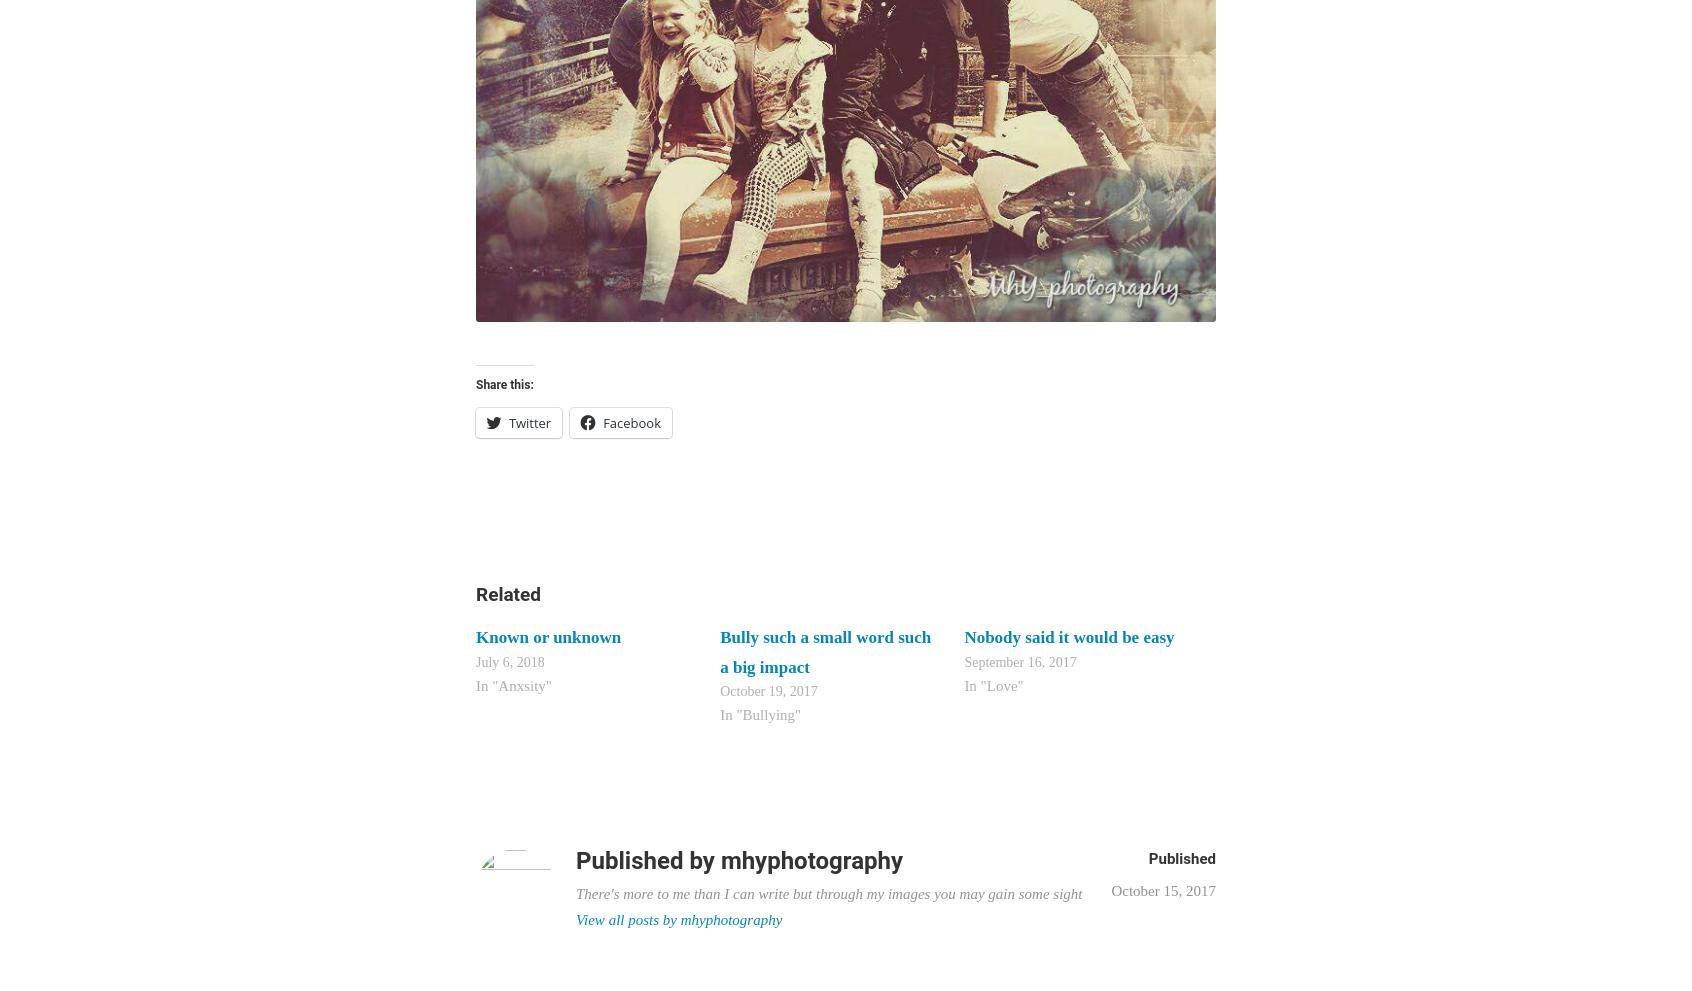 Image resolution: width=1692 pixels, height=991 pixels. What do you see at coordinates (508, 594) in the screenshot?
I see `'Related'` at bounding box center [508, 594].